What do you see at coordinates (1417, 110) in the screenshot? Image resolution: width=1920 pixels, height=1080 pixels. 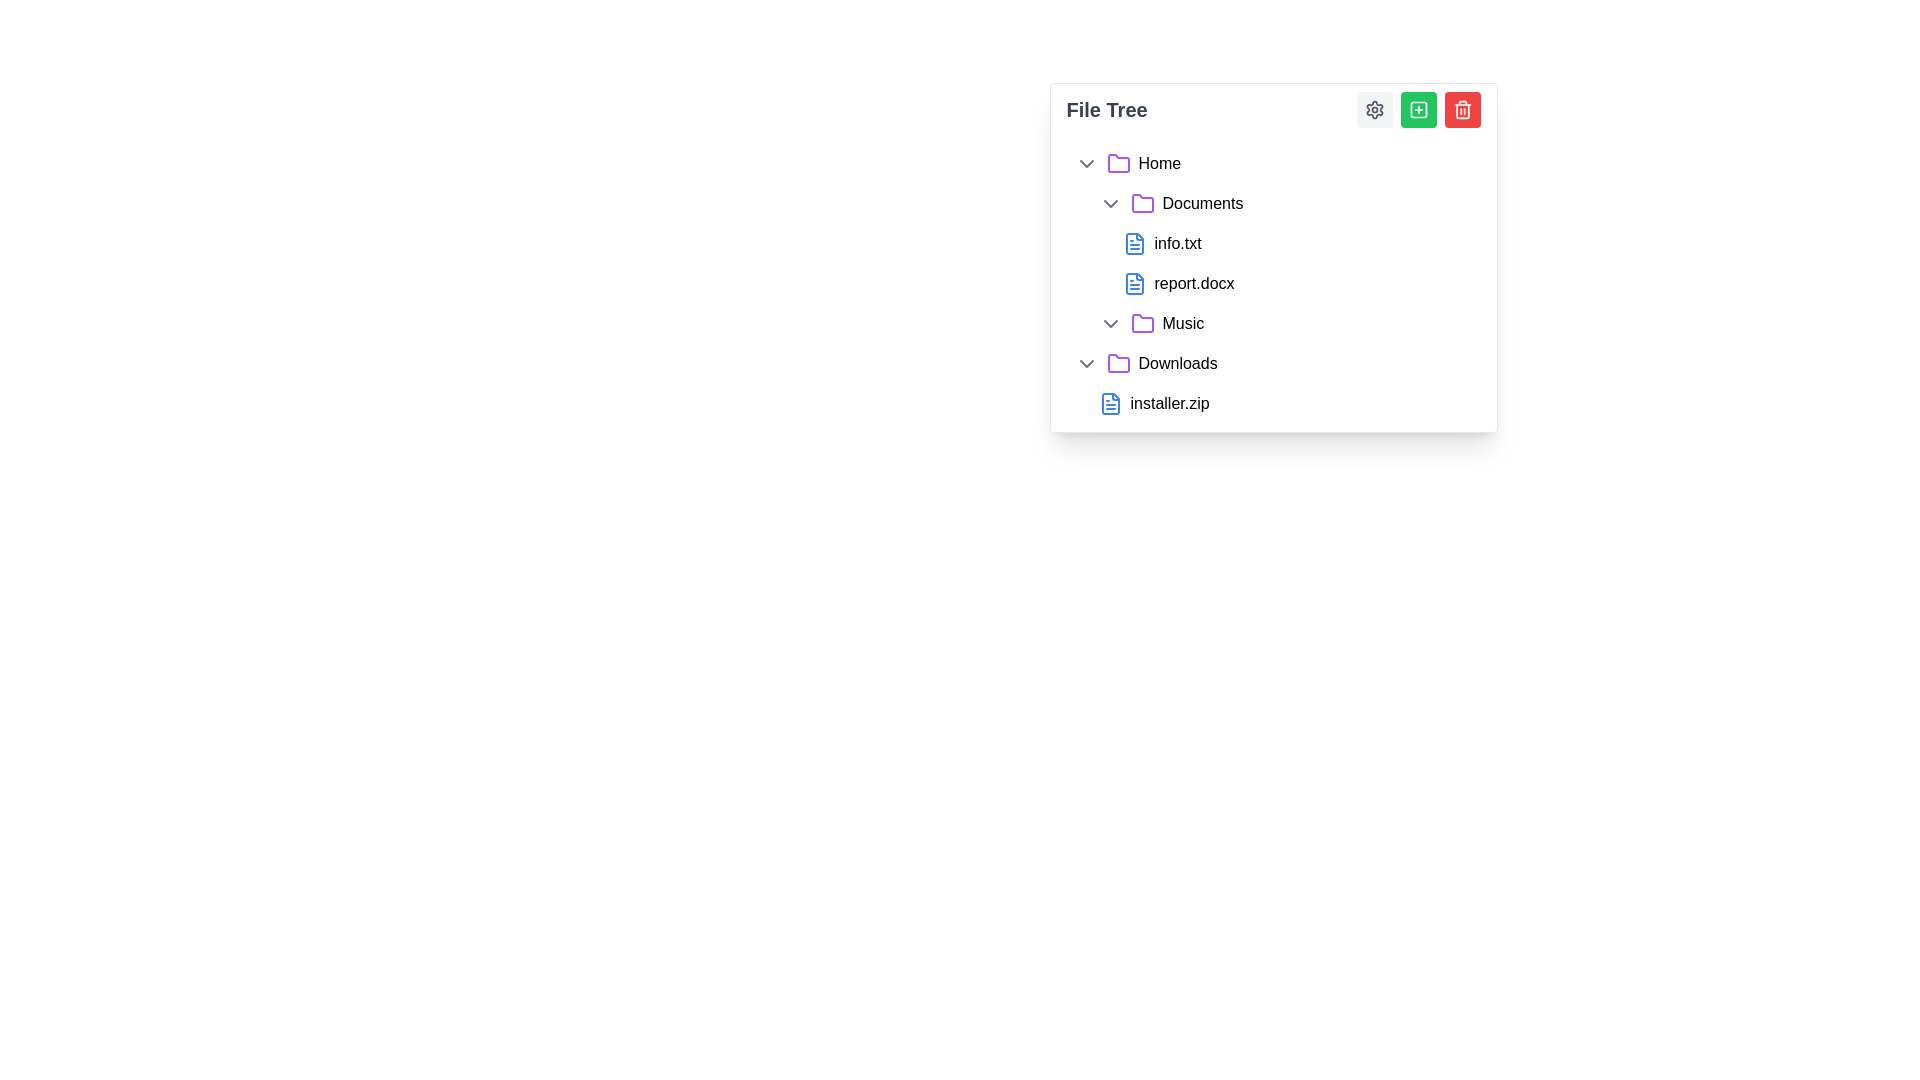 I see `the square icon button with a plus sign in the center, located at the top-right corner of the file tree component` at bounding box center [1417, 110].